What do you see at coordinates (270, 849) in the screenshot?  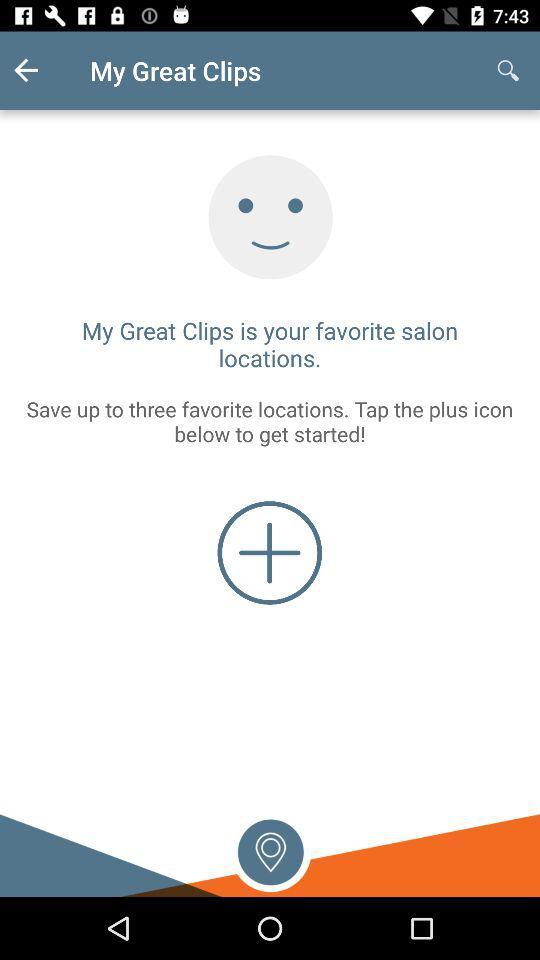 I see `option` at bounding box center [270, 849].